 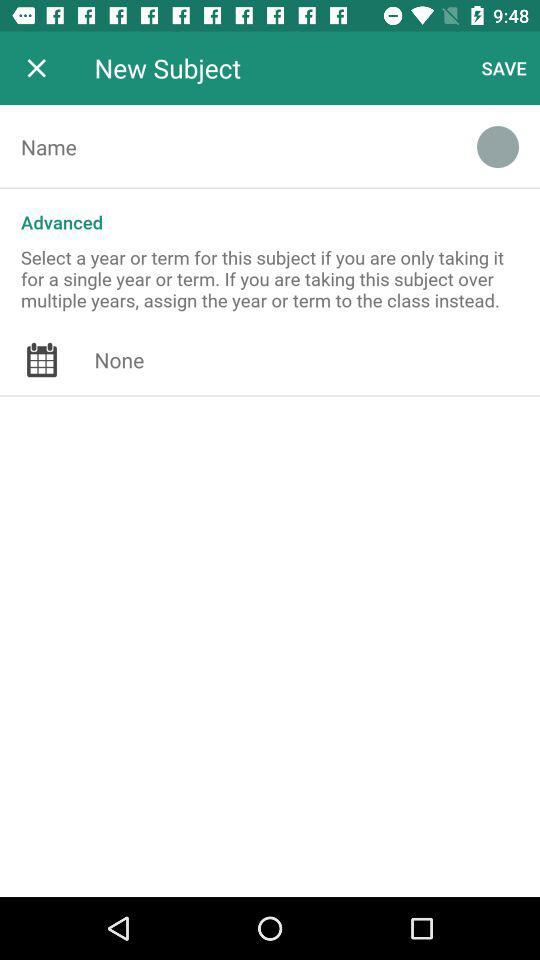 I want to click on none, so click(x=317, y=360).